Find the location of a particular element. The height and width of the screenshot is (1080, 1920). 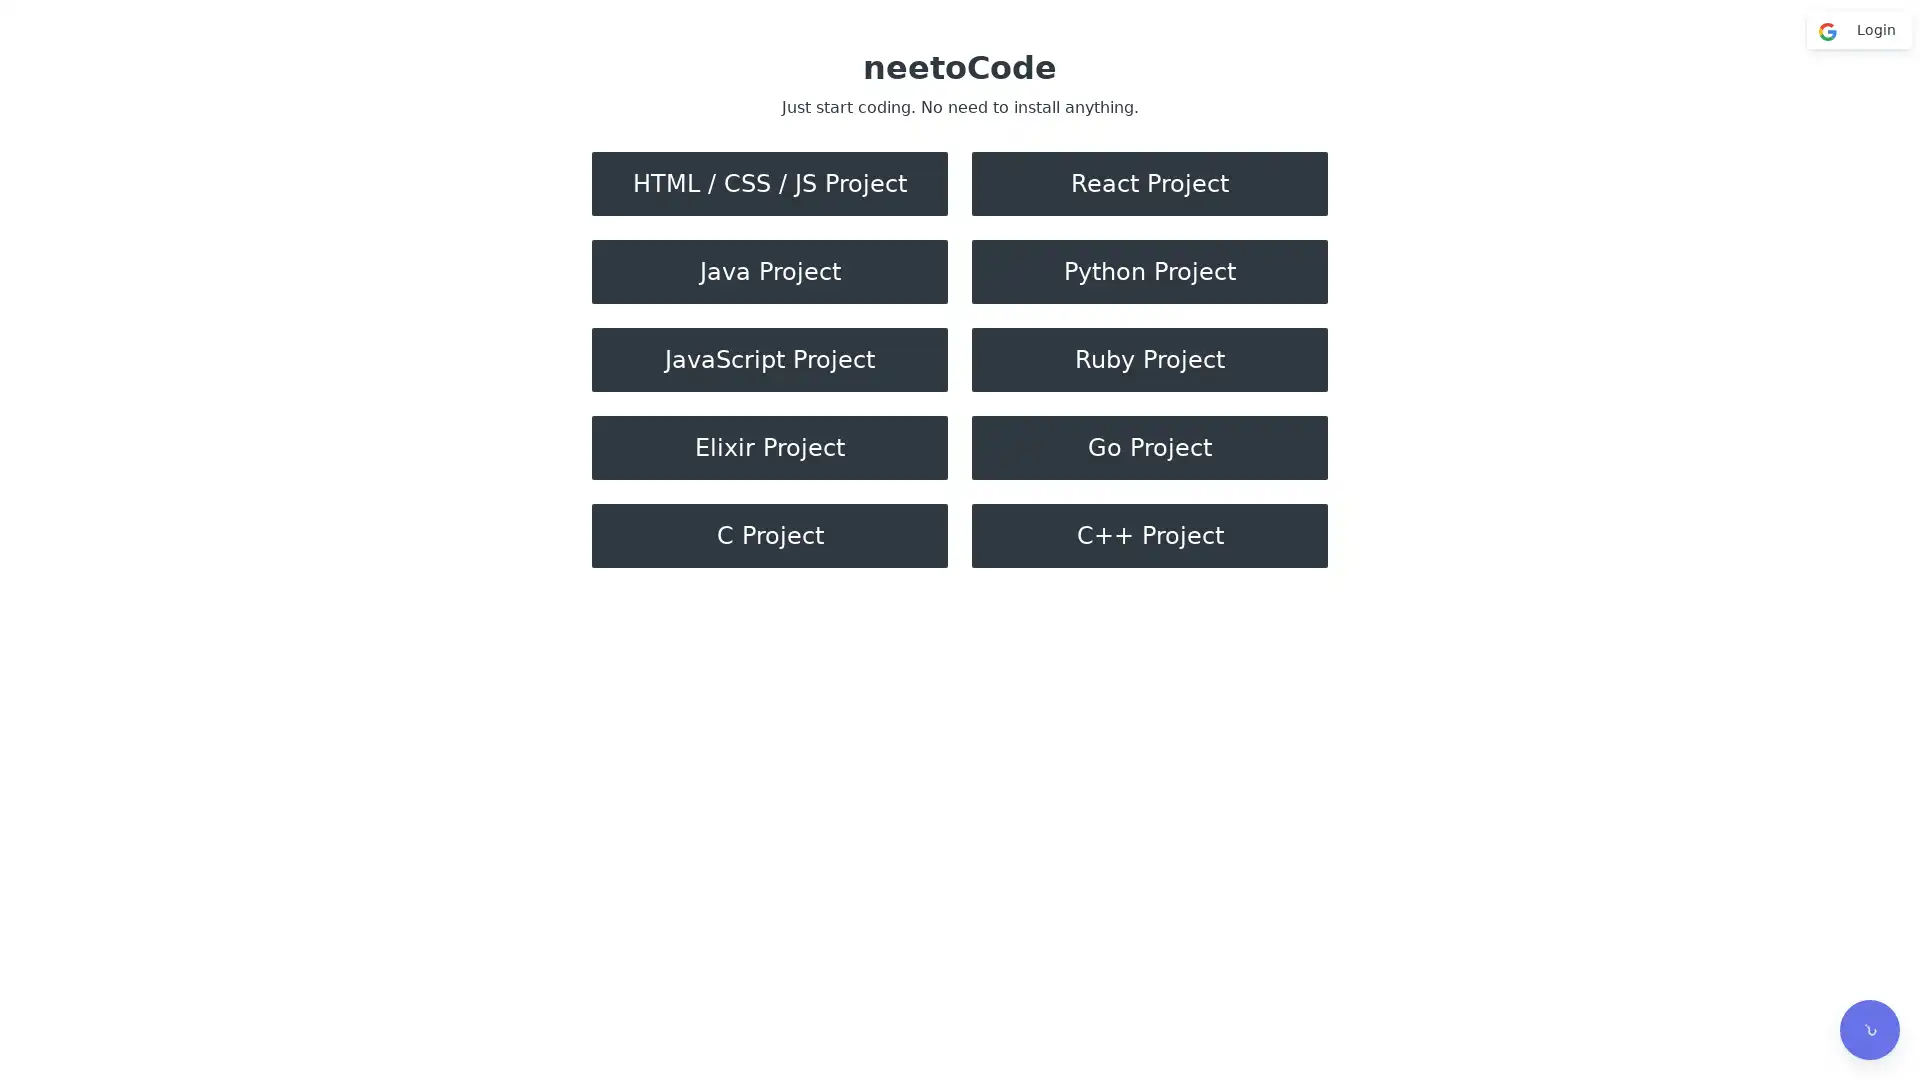

Go Project is located at coordinates (1150, 446).